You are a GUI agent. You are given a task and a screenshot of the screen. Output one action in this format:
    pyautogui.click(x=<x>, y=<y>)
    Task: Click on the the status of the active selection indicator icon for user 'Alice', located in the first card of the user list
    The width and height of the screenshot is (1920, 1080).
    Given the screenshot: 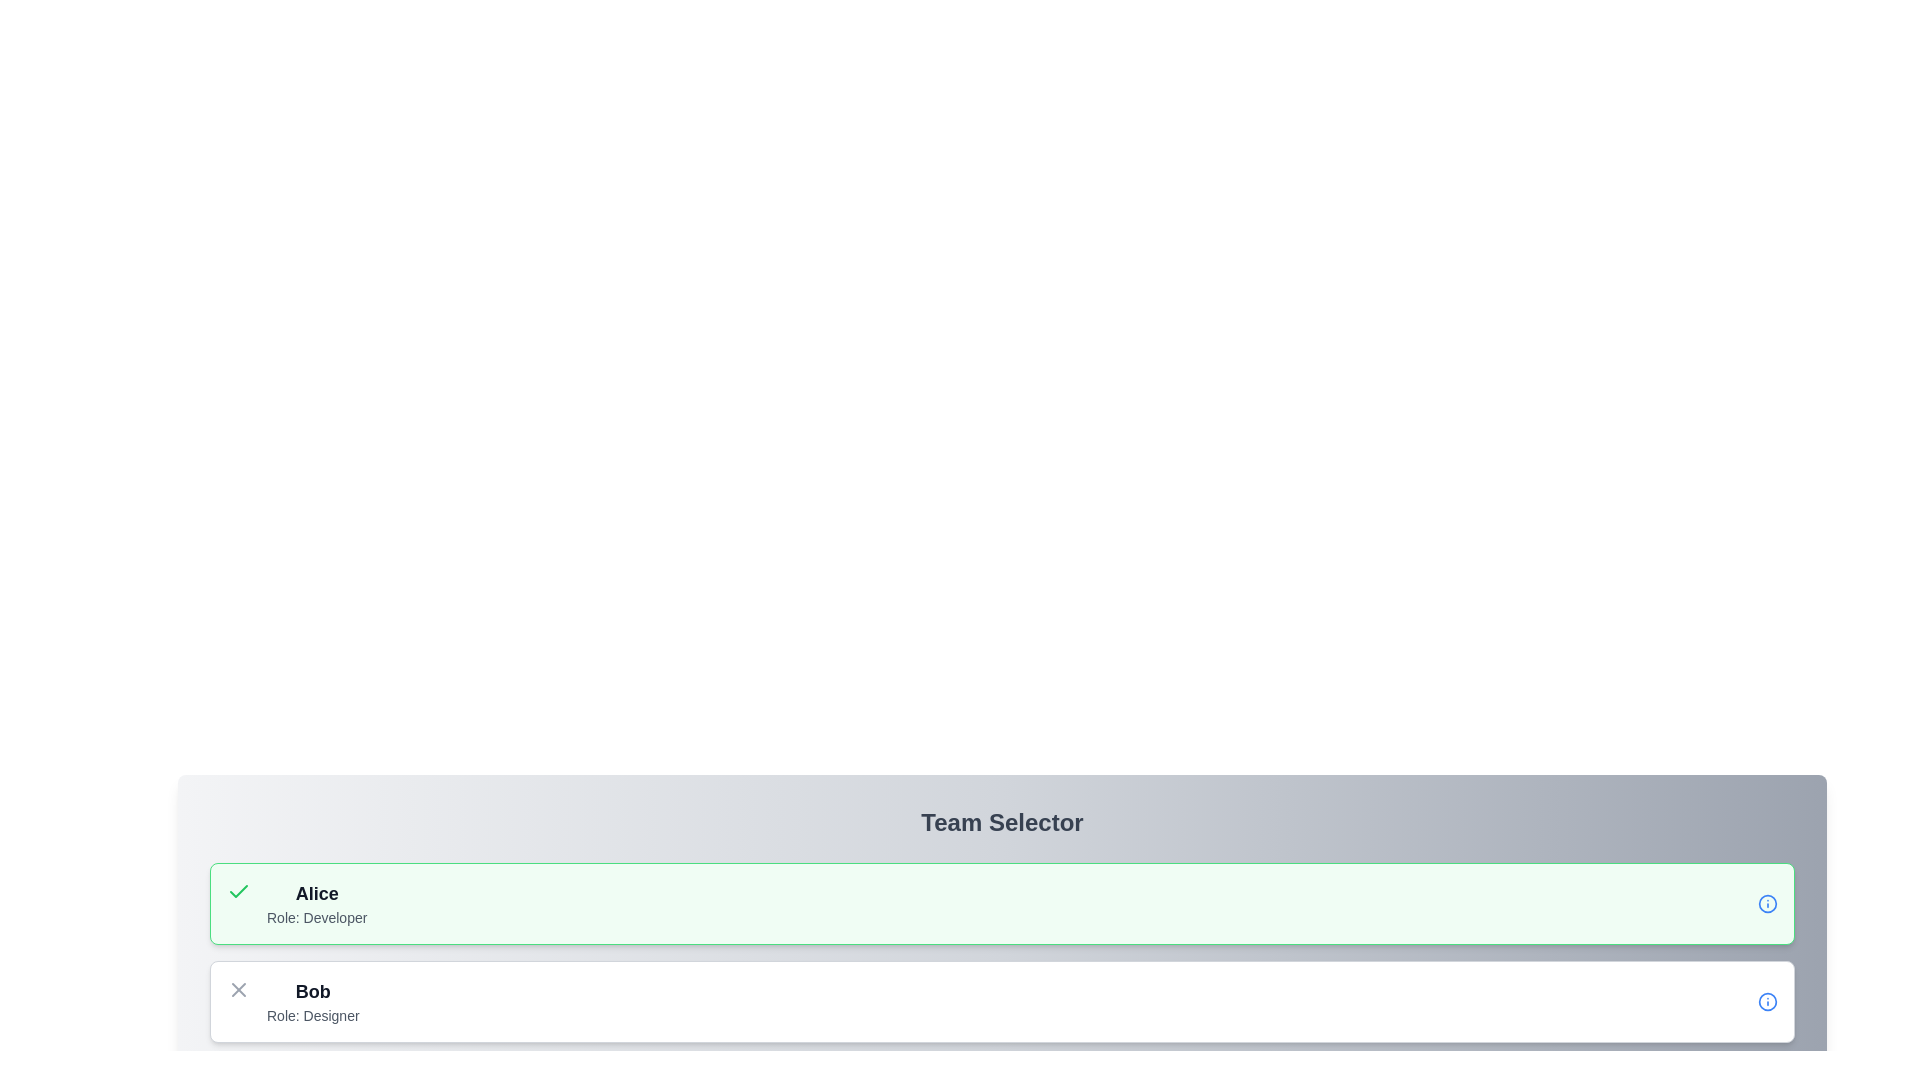 What is the action you would take?
    pyautogui.click(x=239, y=890)
    